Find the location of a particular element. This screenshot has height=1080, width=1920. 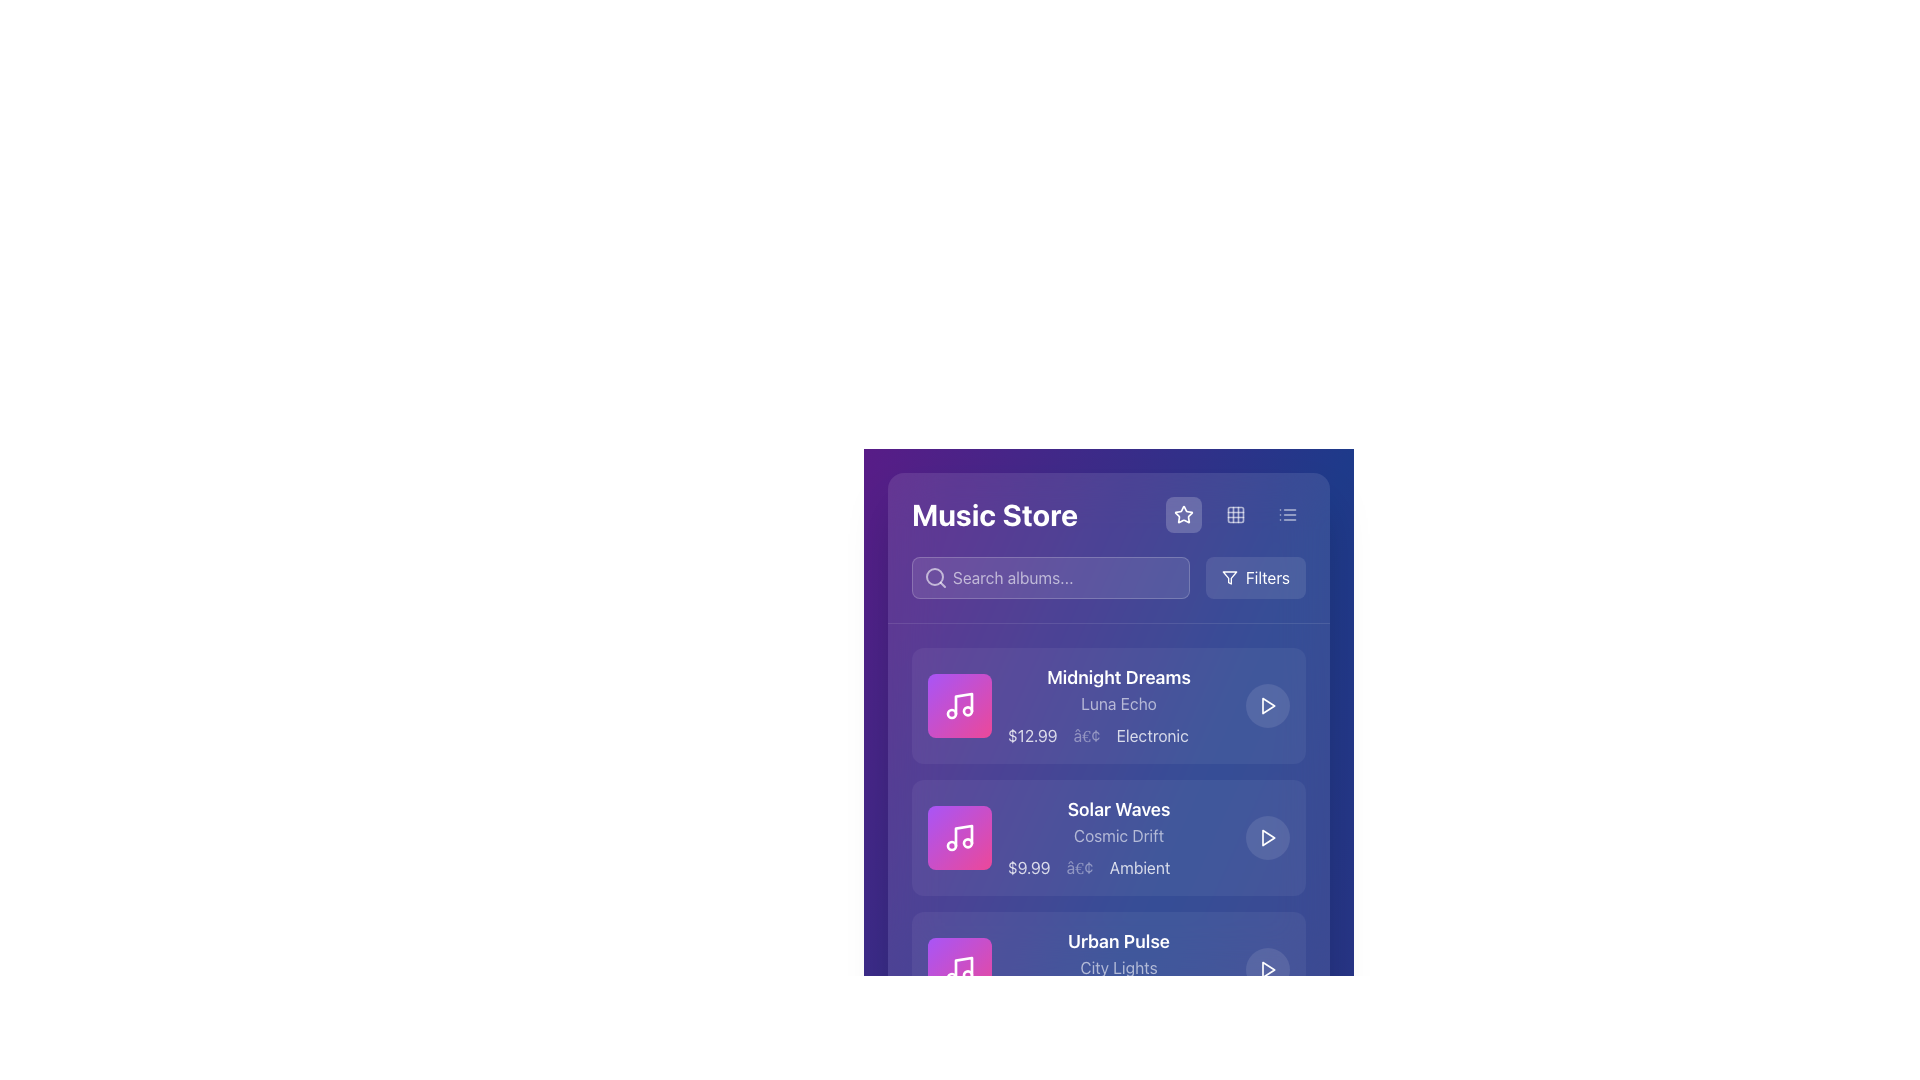

the circular playback button located in the top-right corner of the 'Midnight Dreams' album card to observe its hover effect is located at coordinates (1266, 704).